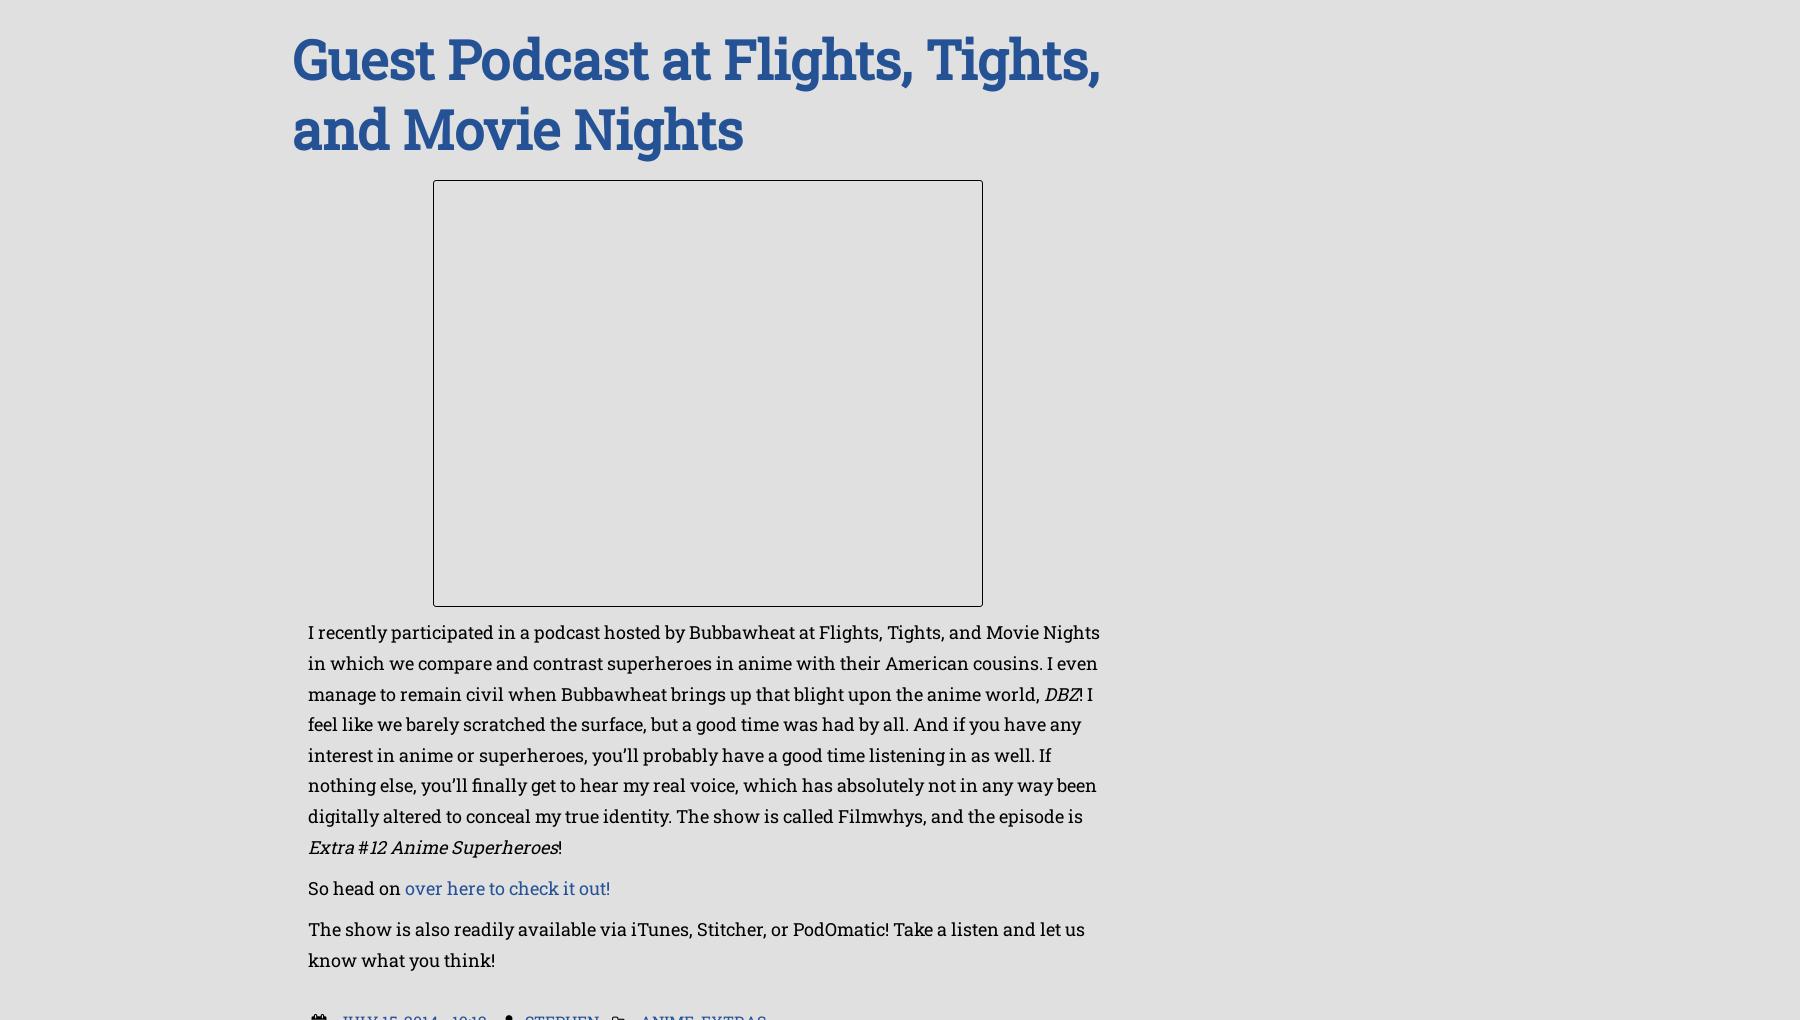 The image size is (1800, 1020). What do you see at coordinates (363, 845) in the screenshot?
I see `'#'` at bounding box center [363, 845].